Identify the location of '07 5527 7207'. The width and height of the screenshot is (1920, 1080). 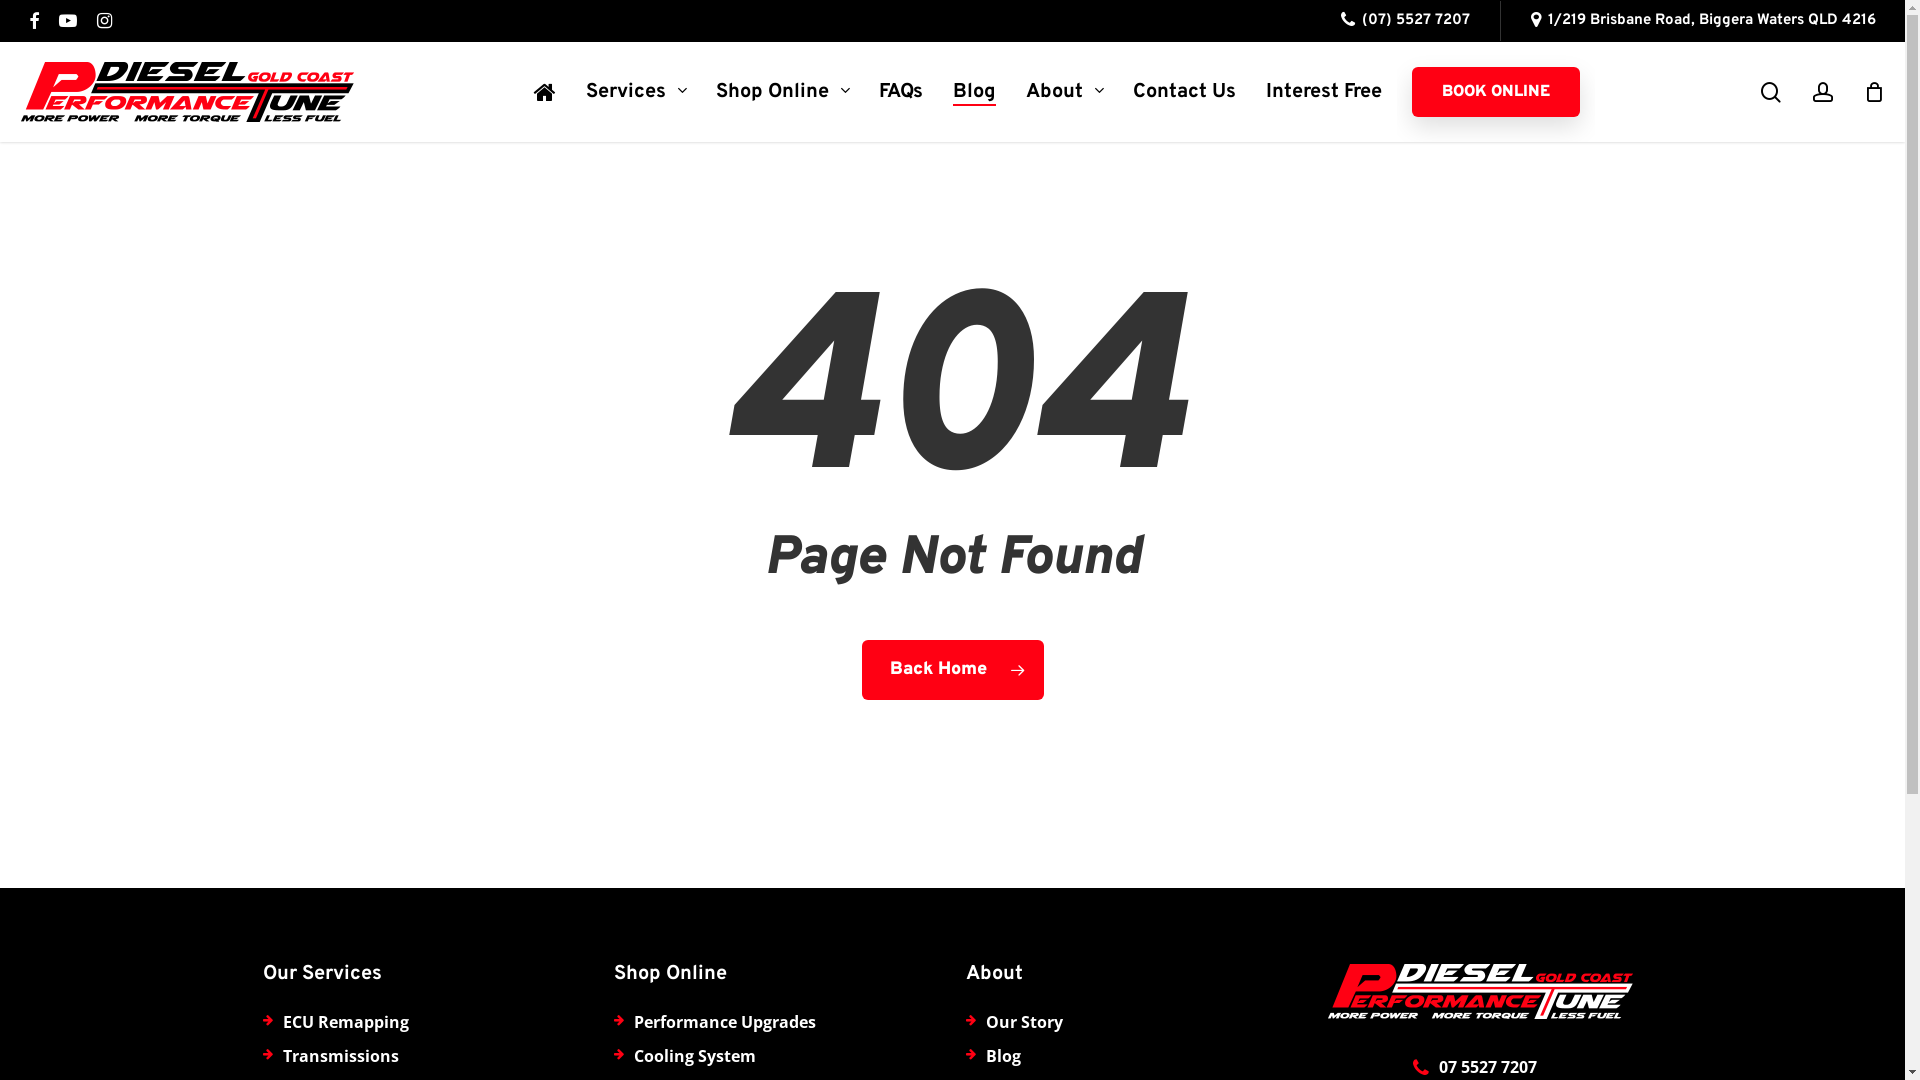
(1488, 1066).